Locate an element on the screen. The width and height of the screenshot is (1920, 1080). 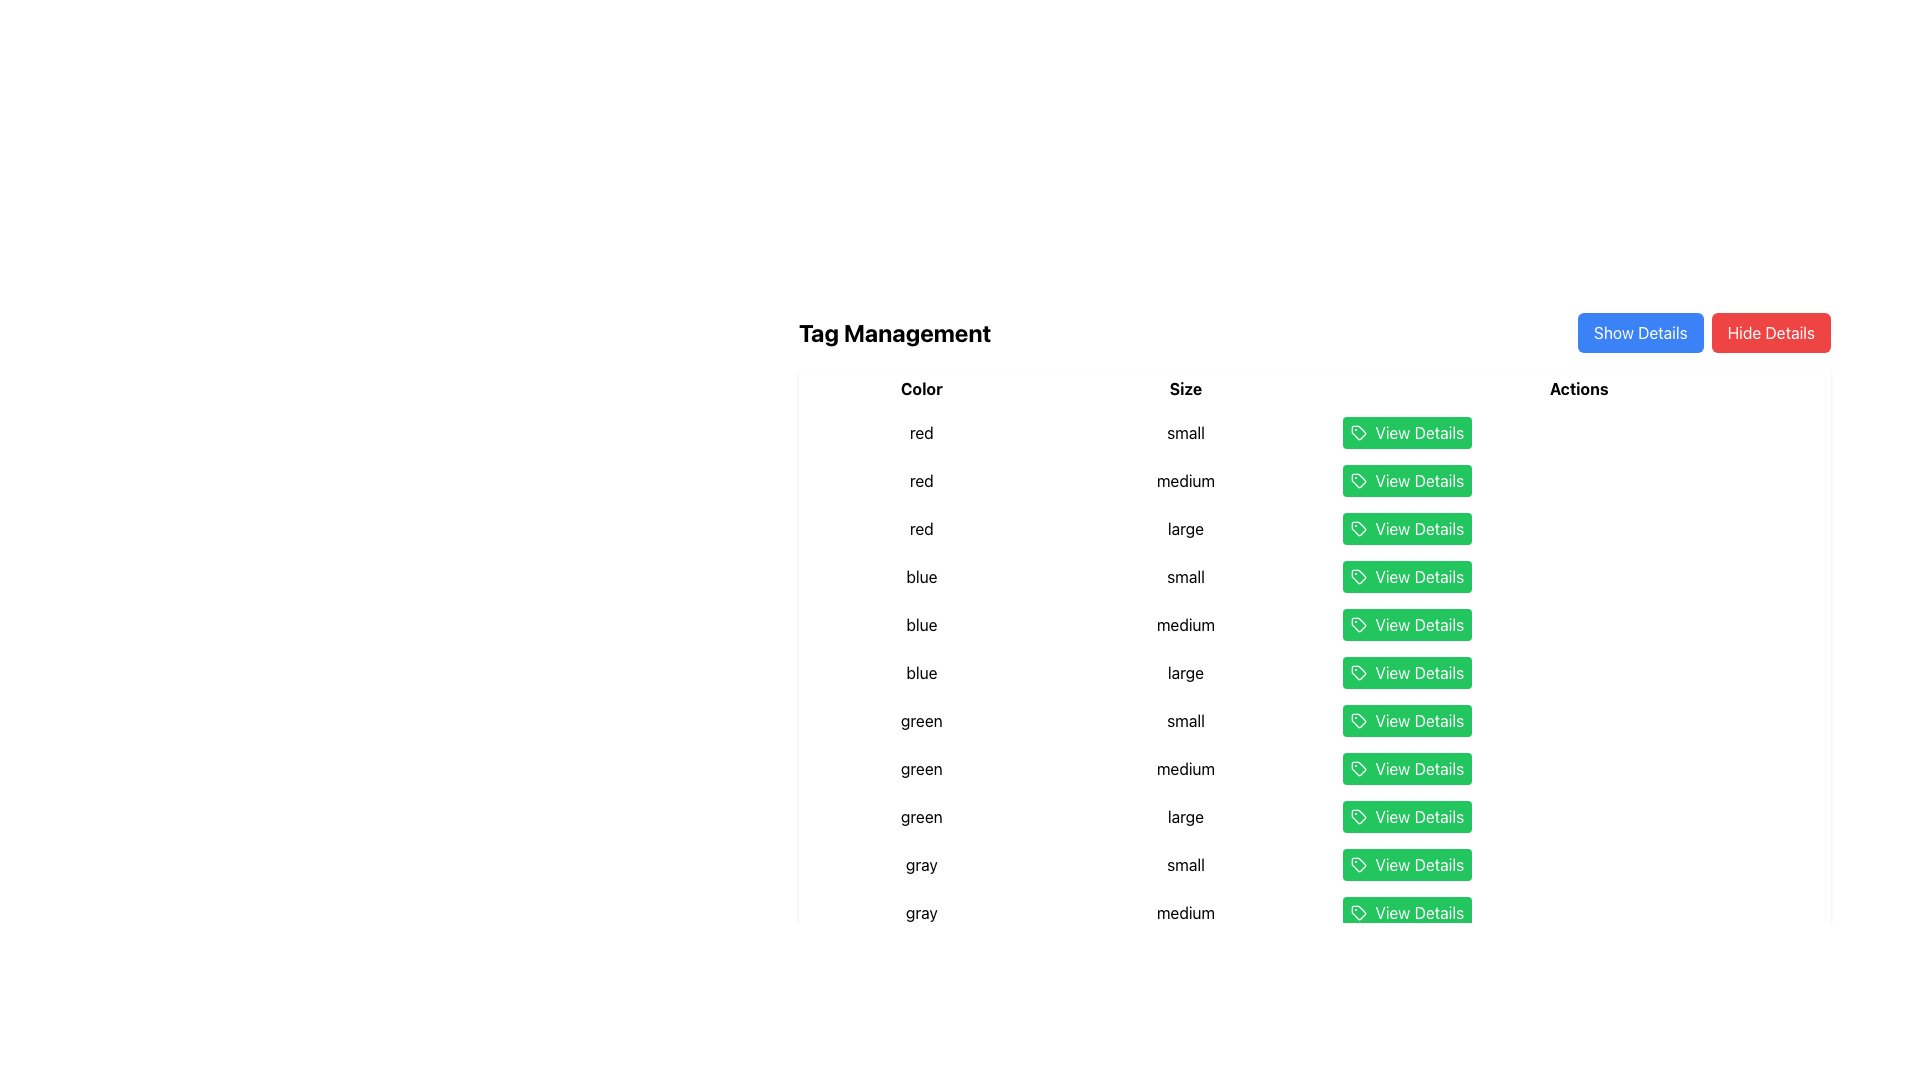
the static text label displaying 'green' in bold black font located in the 'Color' column of the table is located at coordinates (920, 817).